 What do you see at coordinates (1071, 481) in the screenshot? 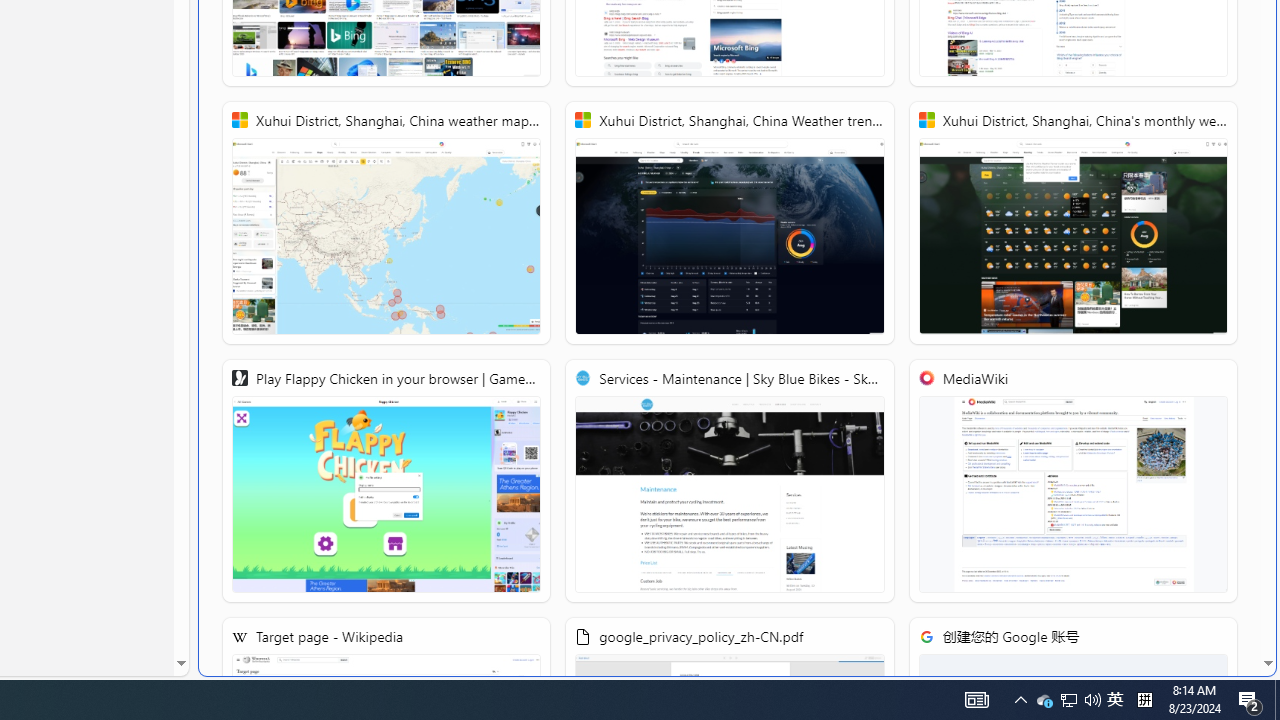
I see `'MediaWiki'` at bounding box center [1071, 481].